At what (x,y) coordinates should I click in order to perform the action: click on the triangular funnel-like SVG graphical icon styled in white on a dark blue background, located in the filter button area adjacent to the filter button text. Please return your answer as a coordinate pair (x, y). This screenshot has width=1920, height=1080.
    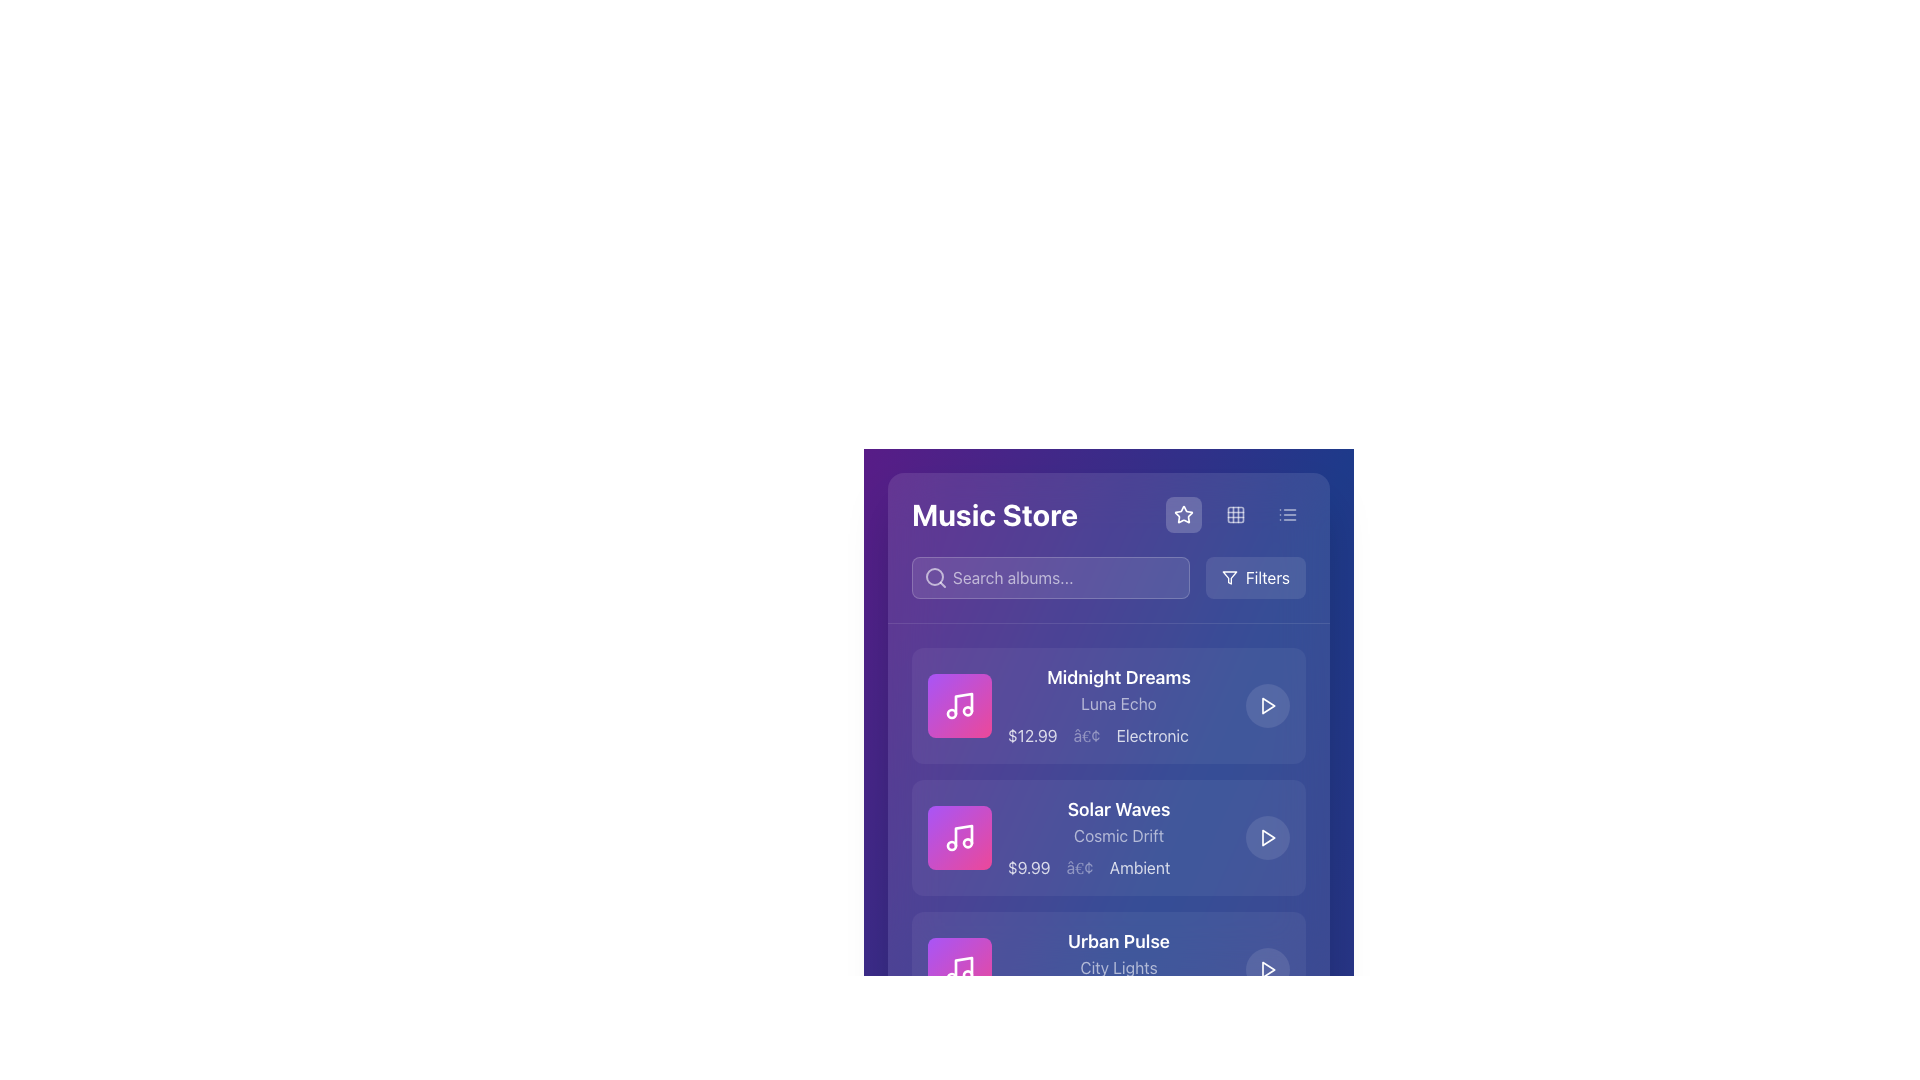
    Looking at the image, I should click on (1228, 578).